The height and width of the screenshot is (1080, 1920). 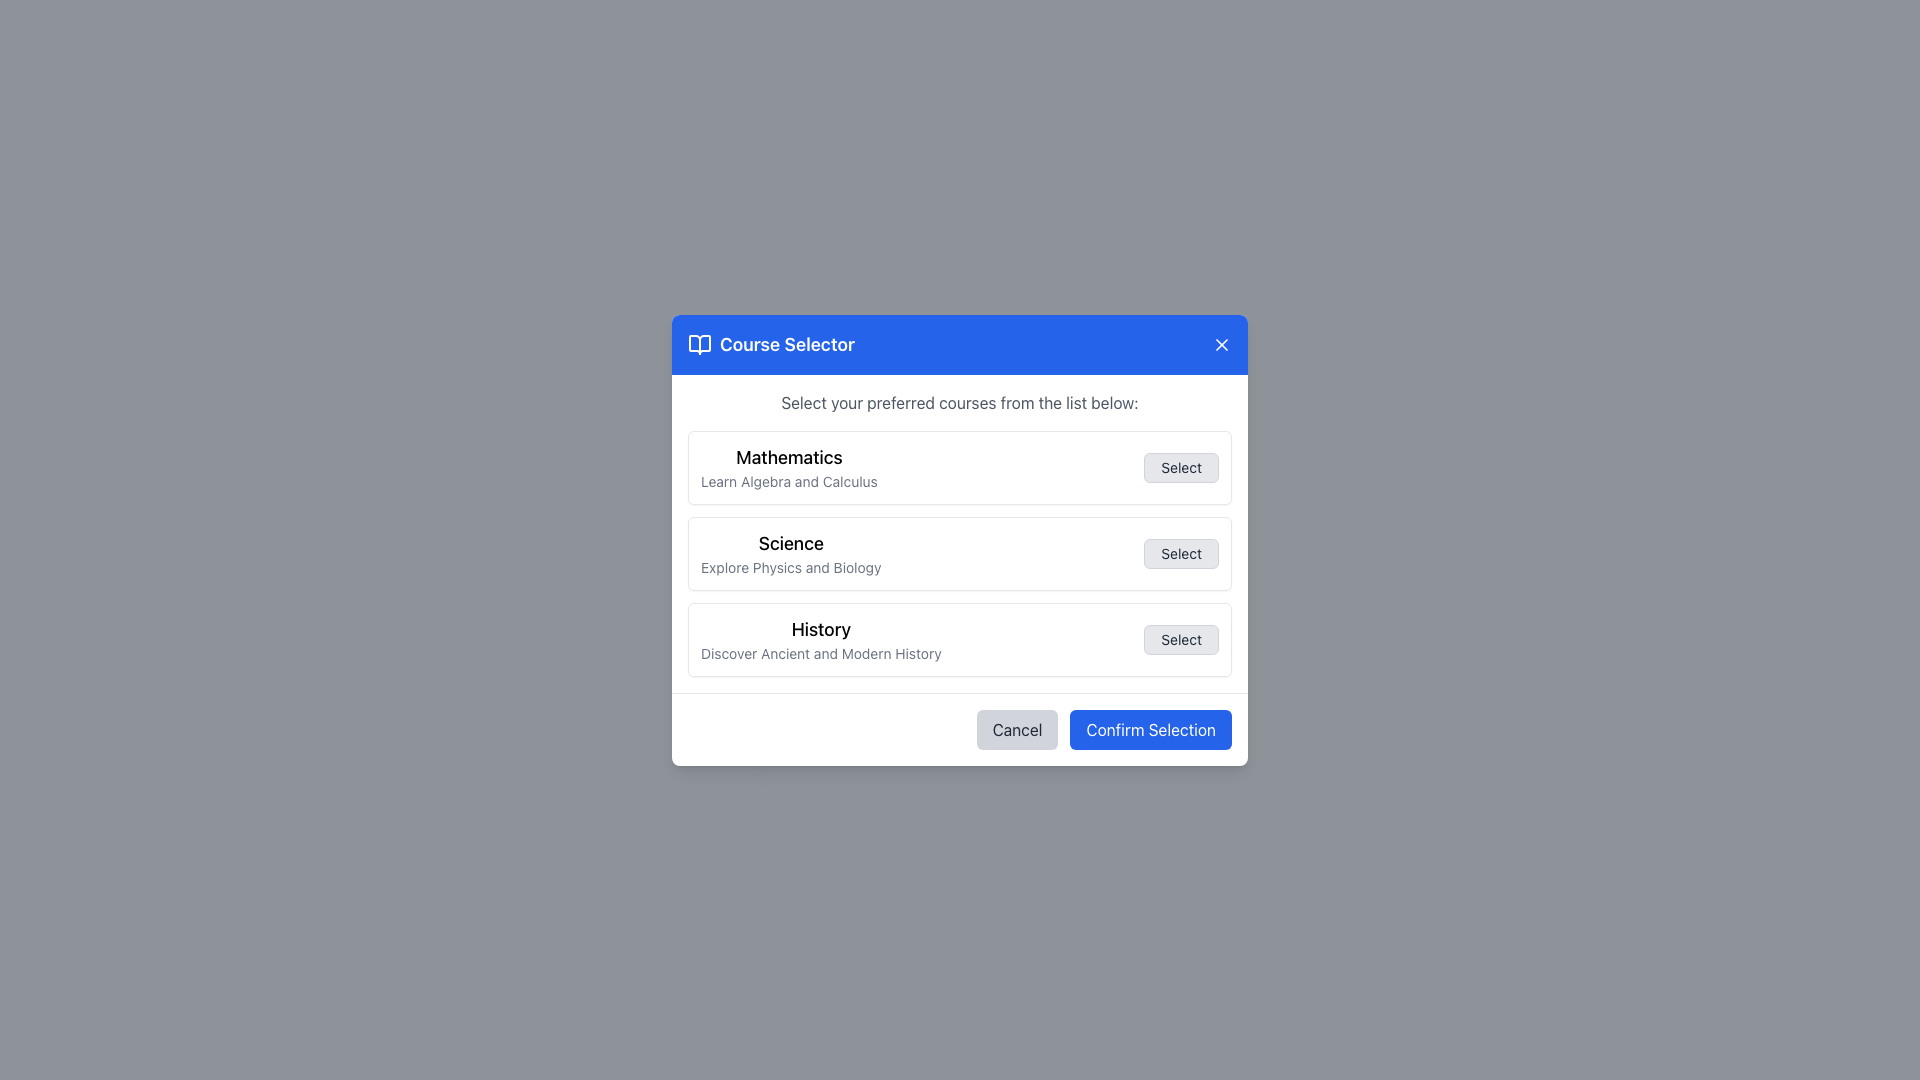 What do you see at coordinates (788, 467) in the screenshot?
I see `text from the Text Block displaying 'Mathematics' and 'Learn Algebra and Calculus', which is the first element in the course options modal` at bounding box center [788, 467].